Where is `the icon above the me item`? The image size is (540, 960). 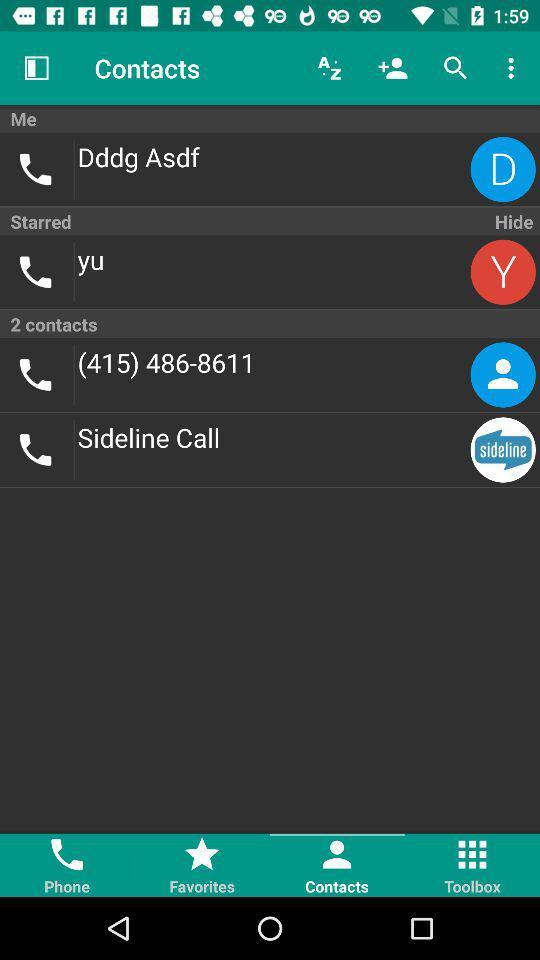 the icon above the me item is located at coordinates (36, 68).